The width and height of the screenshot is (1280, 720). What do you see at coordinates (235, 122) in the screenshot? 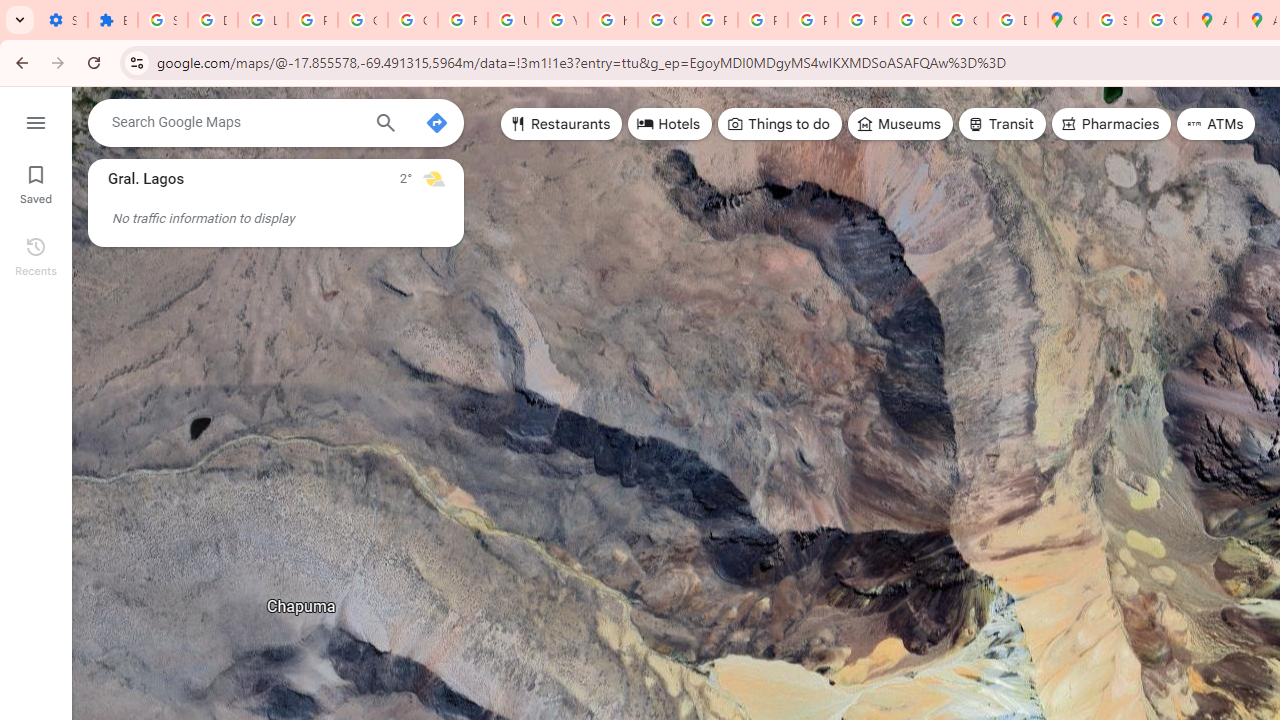
I see `'Search Google Maps'` at bounding box center [235, 122].